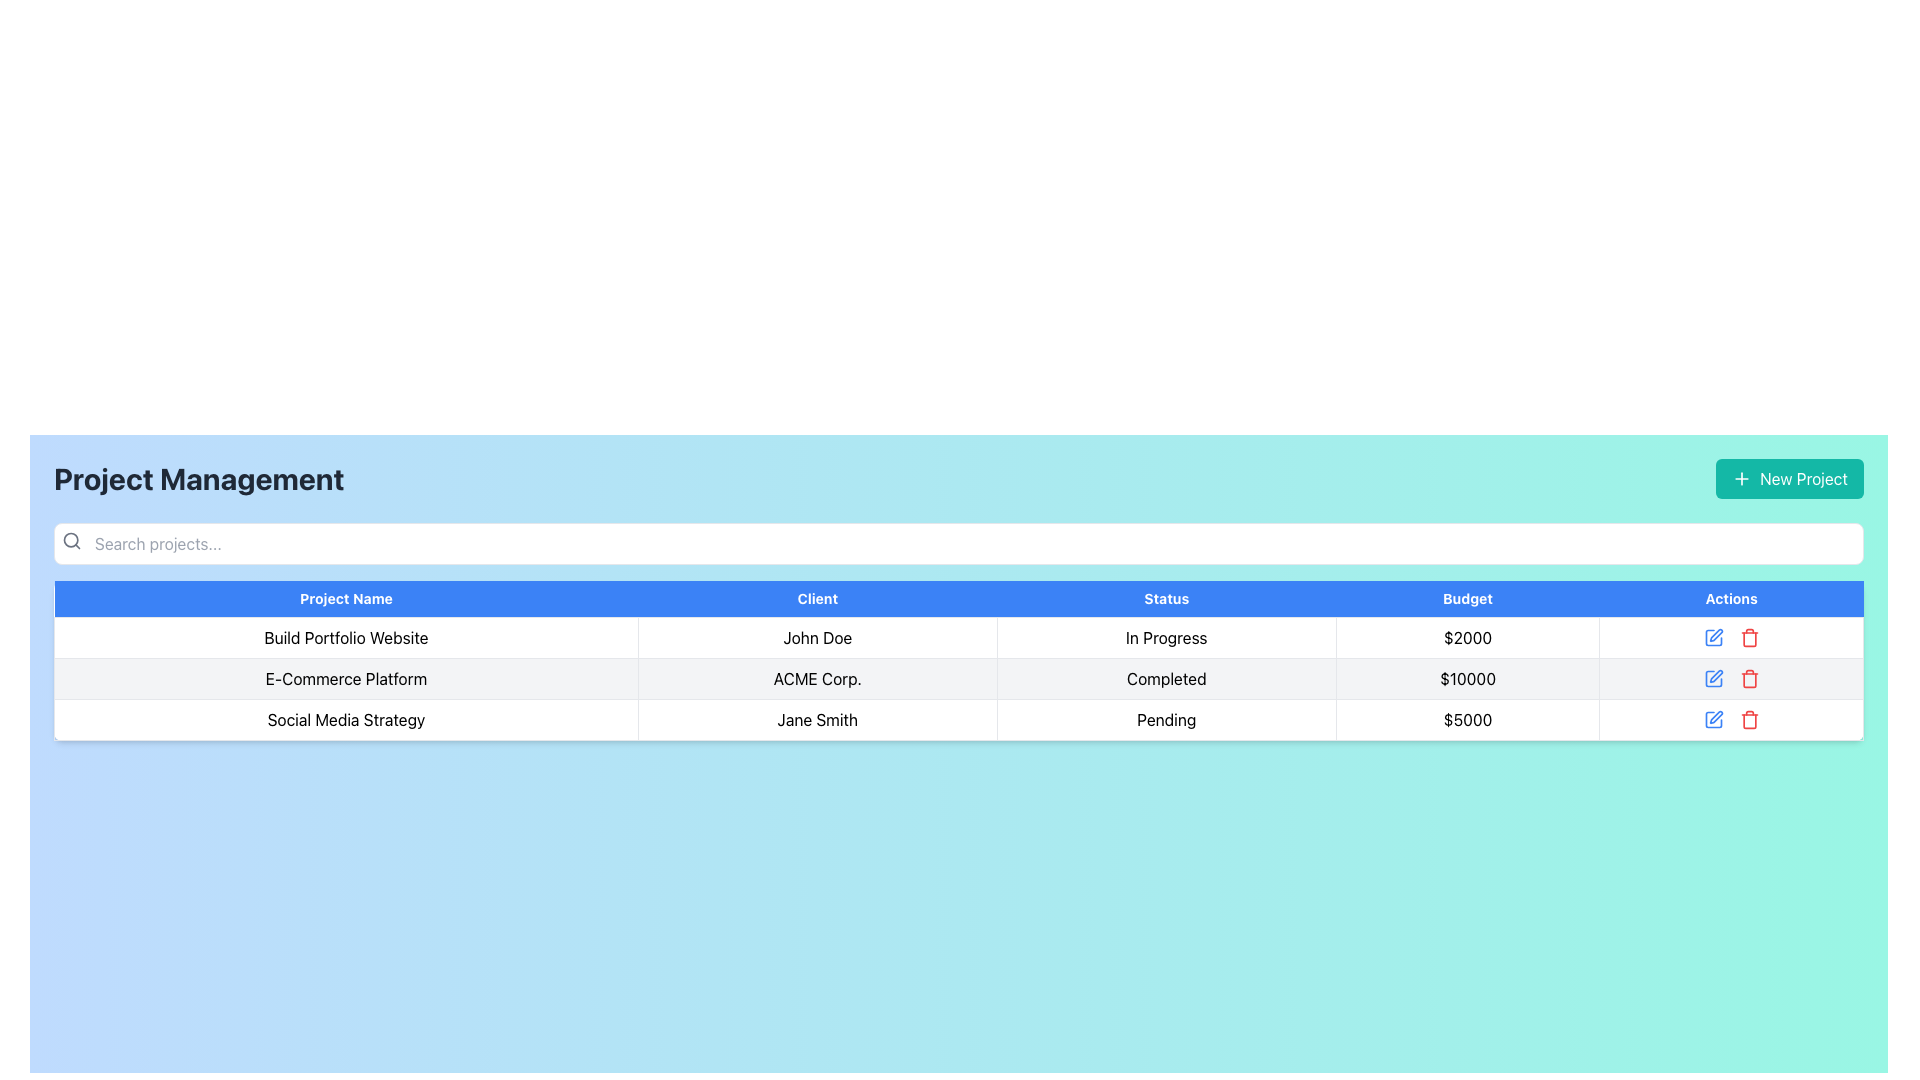  What do you see at coordinates (1712, 637) in the screenshot?
I see `the edit icon button, which resembles a blue pencil and is located in the 'Actions' column of the first row in the data table` at bounding box center [1712, 637].